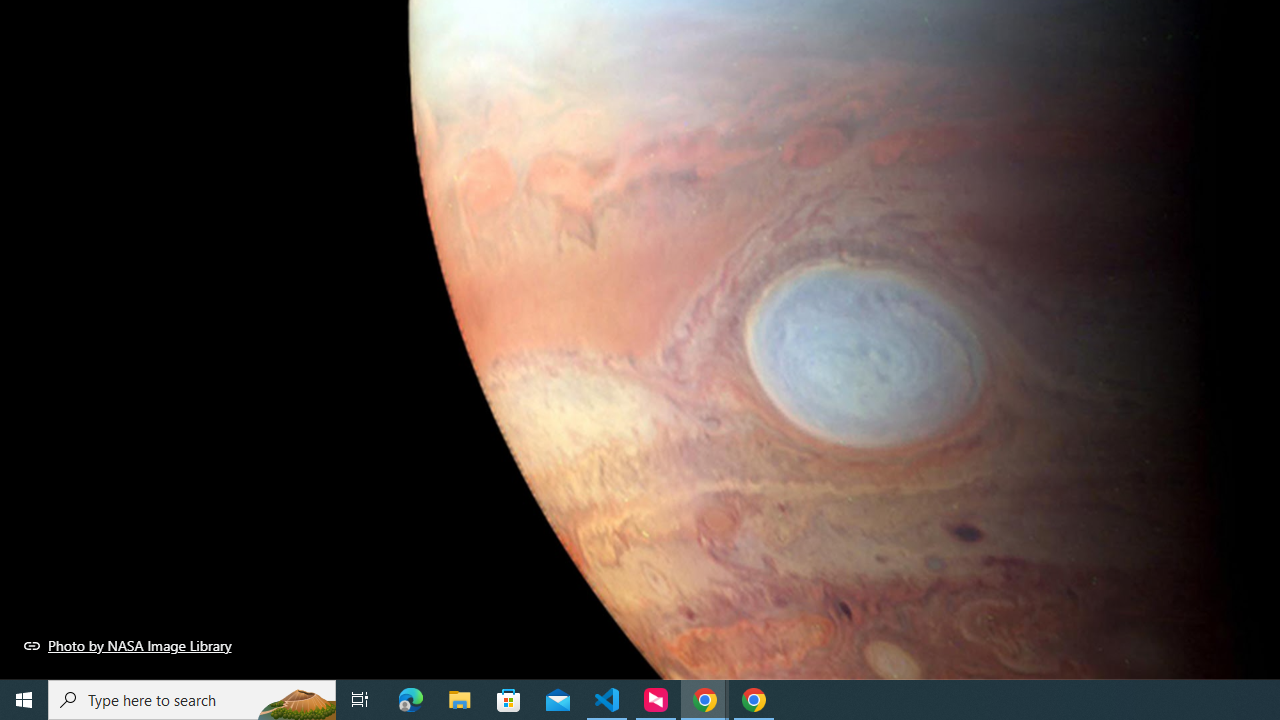 The height and width of the screenshot is (720, 1280). I want to click on 'Photo by NASA Image Library', so click(127, 645).